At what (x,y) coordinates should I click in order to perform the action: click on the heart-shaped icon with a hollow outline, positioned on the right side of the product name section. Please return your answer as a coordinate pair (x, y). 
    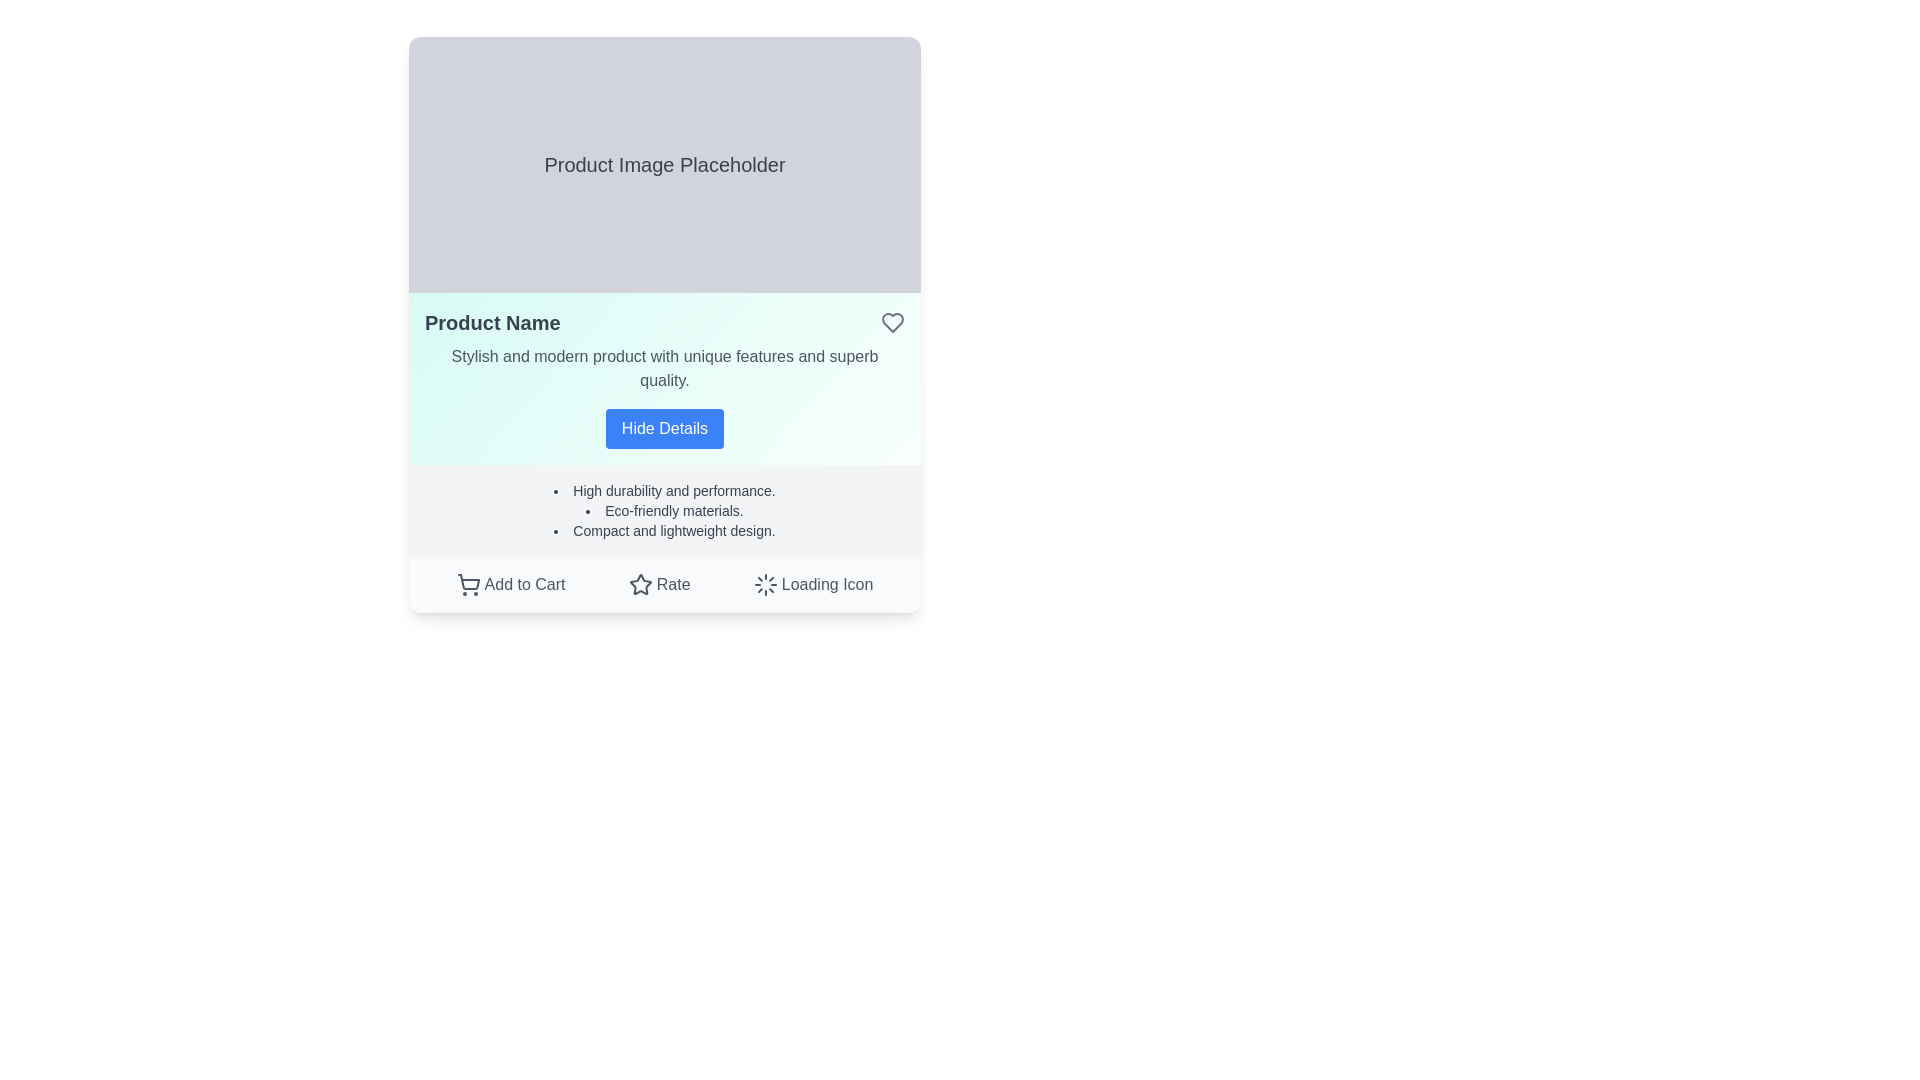
    Looking at the image, I should click on (891, 322).